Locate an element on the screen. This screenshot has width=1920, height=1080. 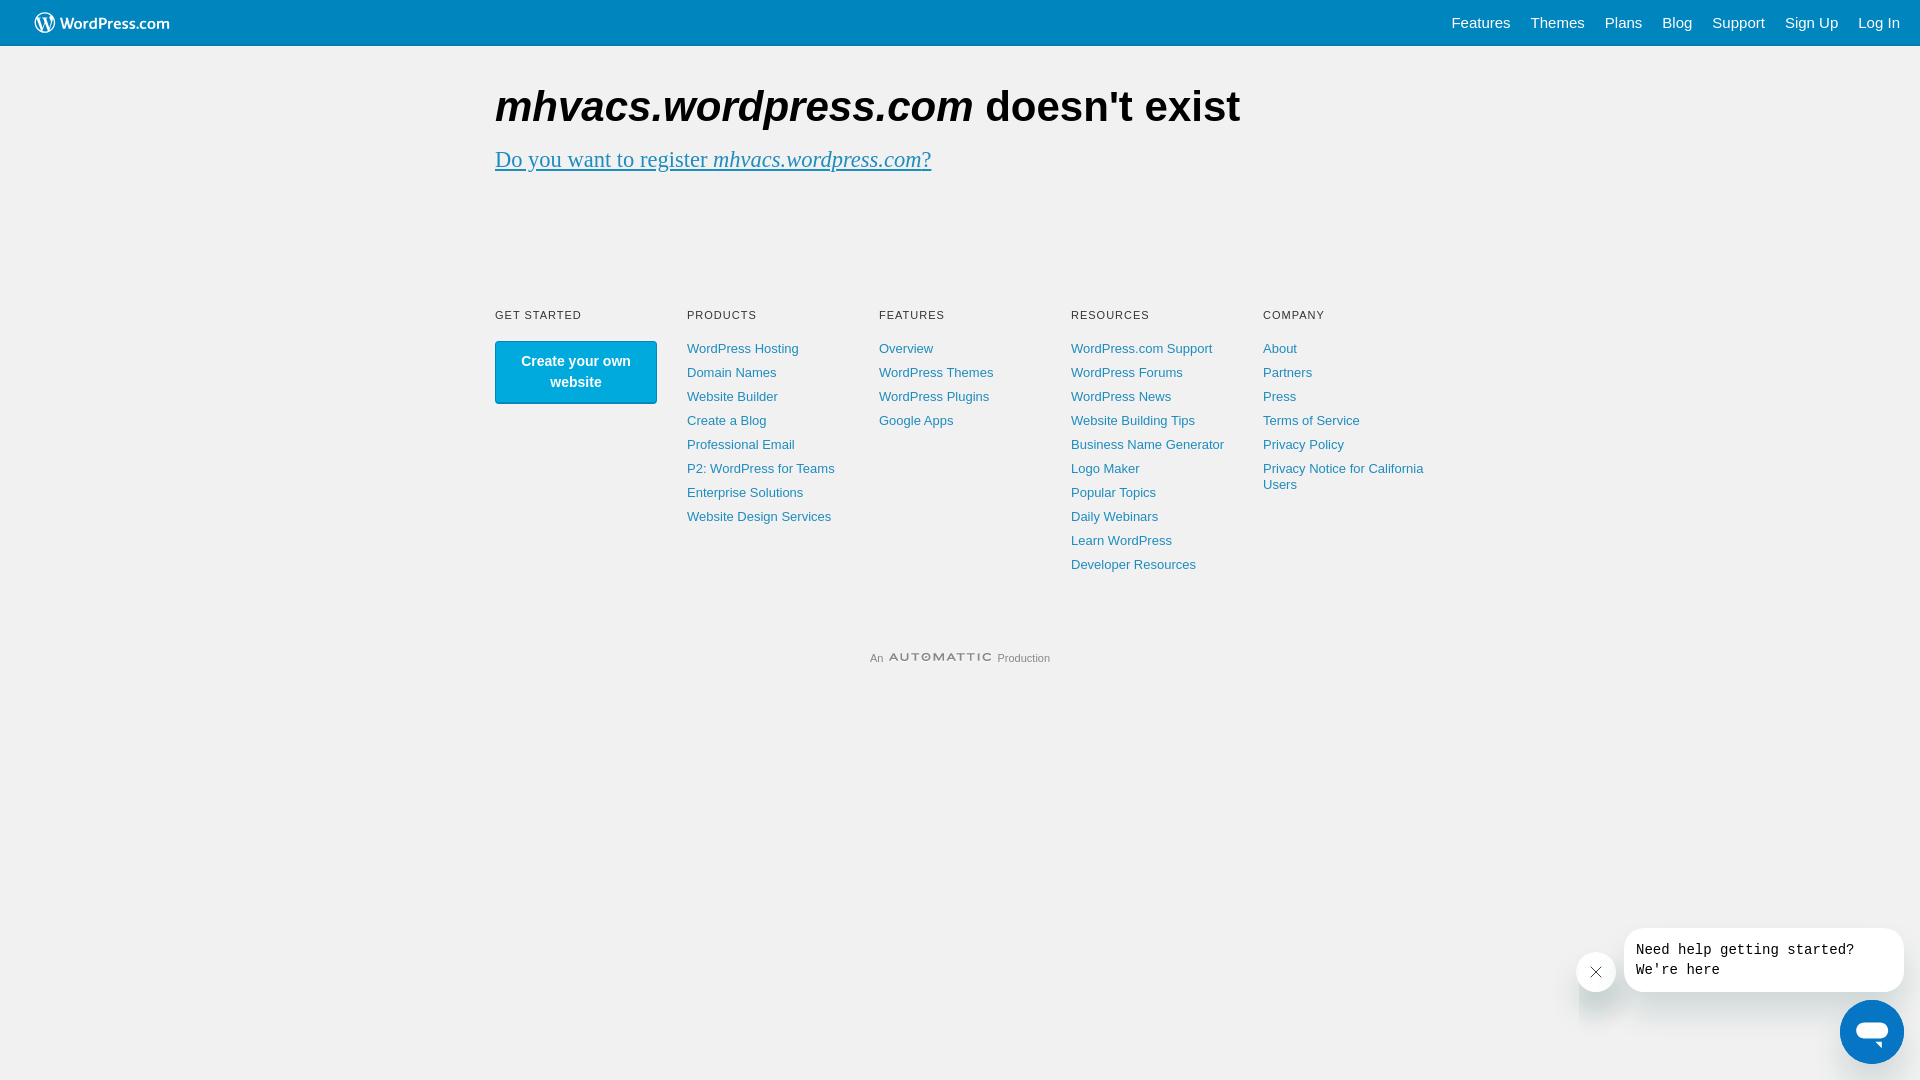
'Create a Blog' is located at coordinates (725, 419).